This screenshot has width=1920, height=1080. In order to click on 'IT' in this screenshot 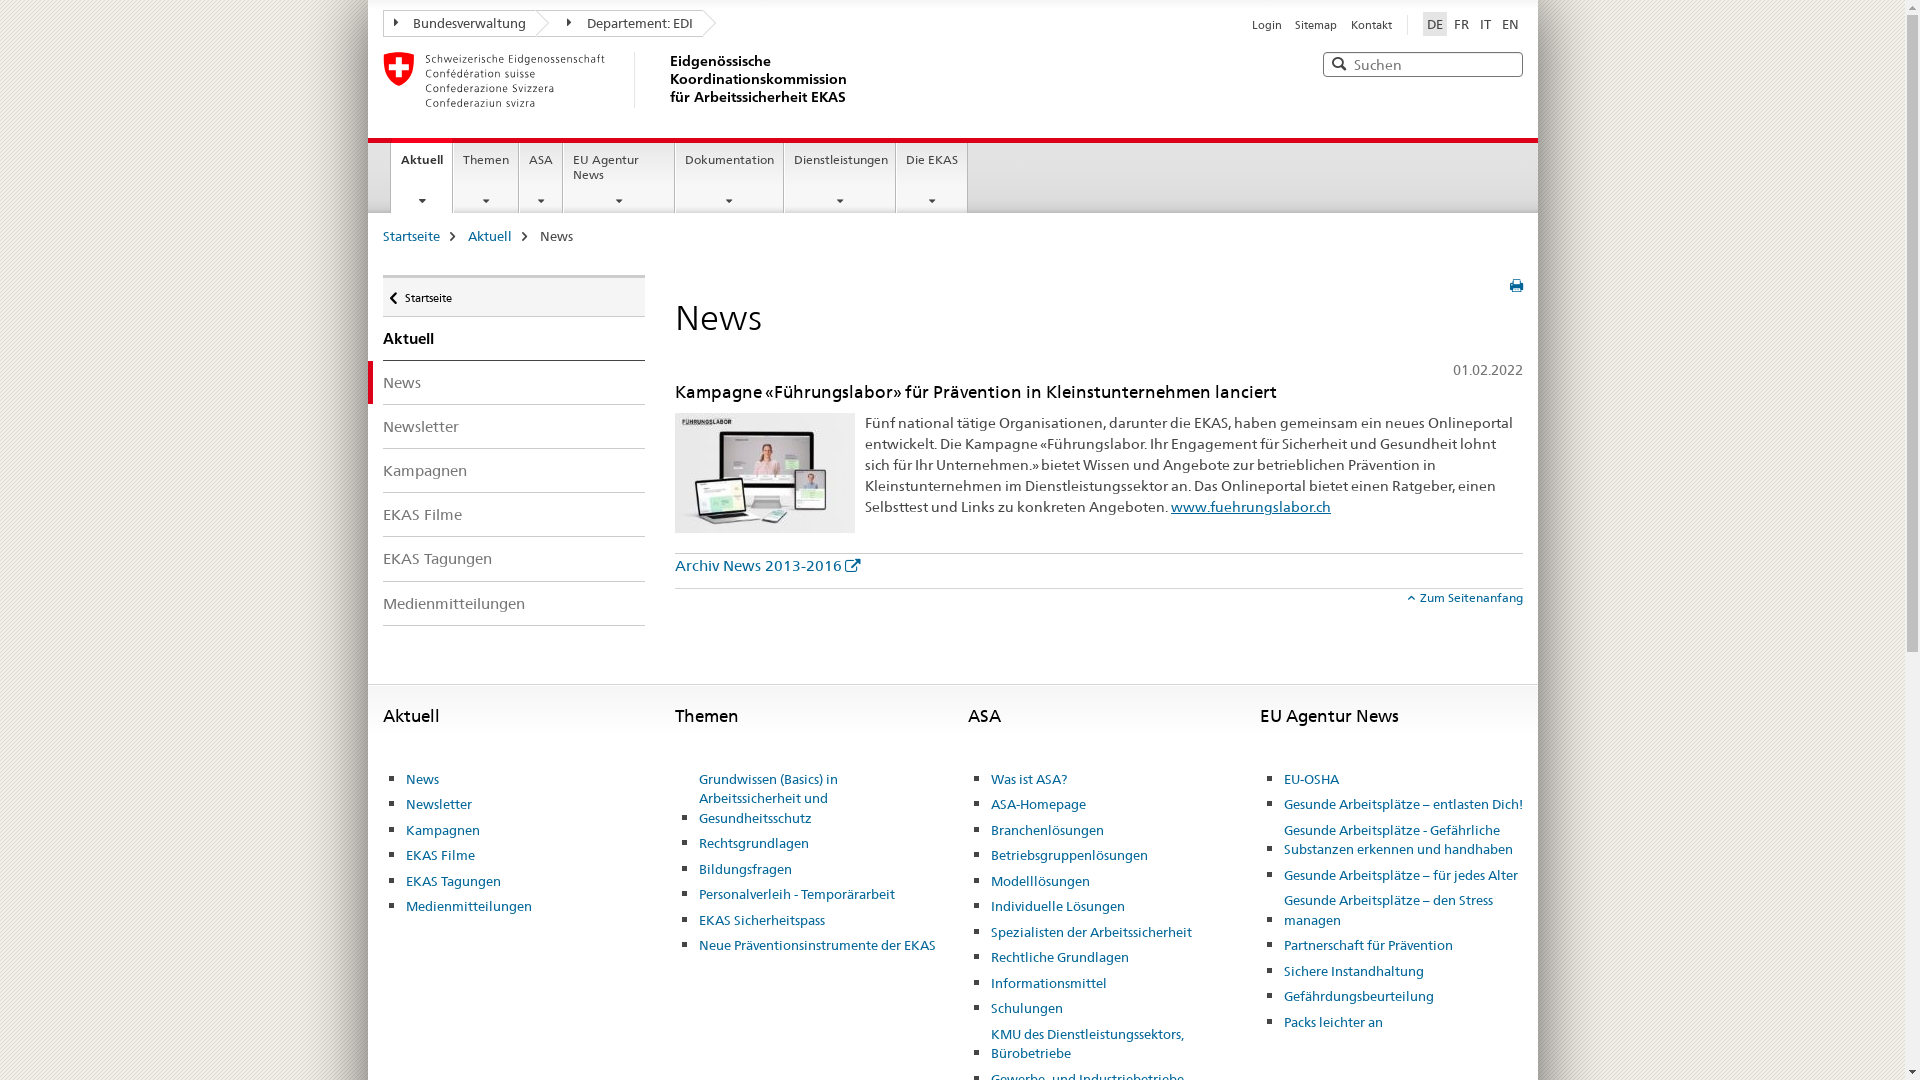, I will do `click(1485, 23)`.